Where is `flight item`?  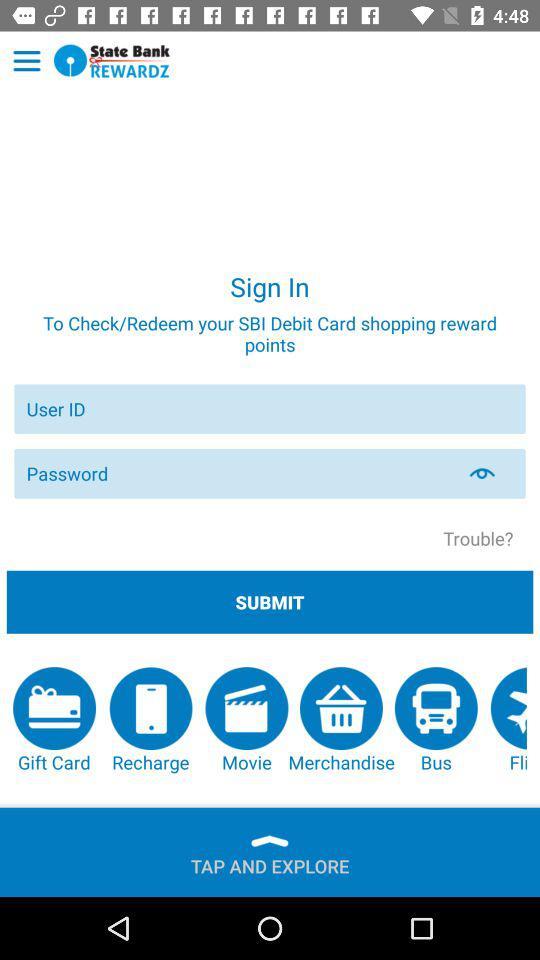
flight item is located at coordinates (508, 720).